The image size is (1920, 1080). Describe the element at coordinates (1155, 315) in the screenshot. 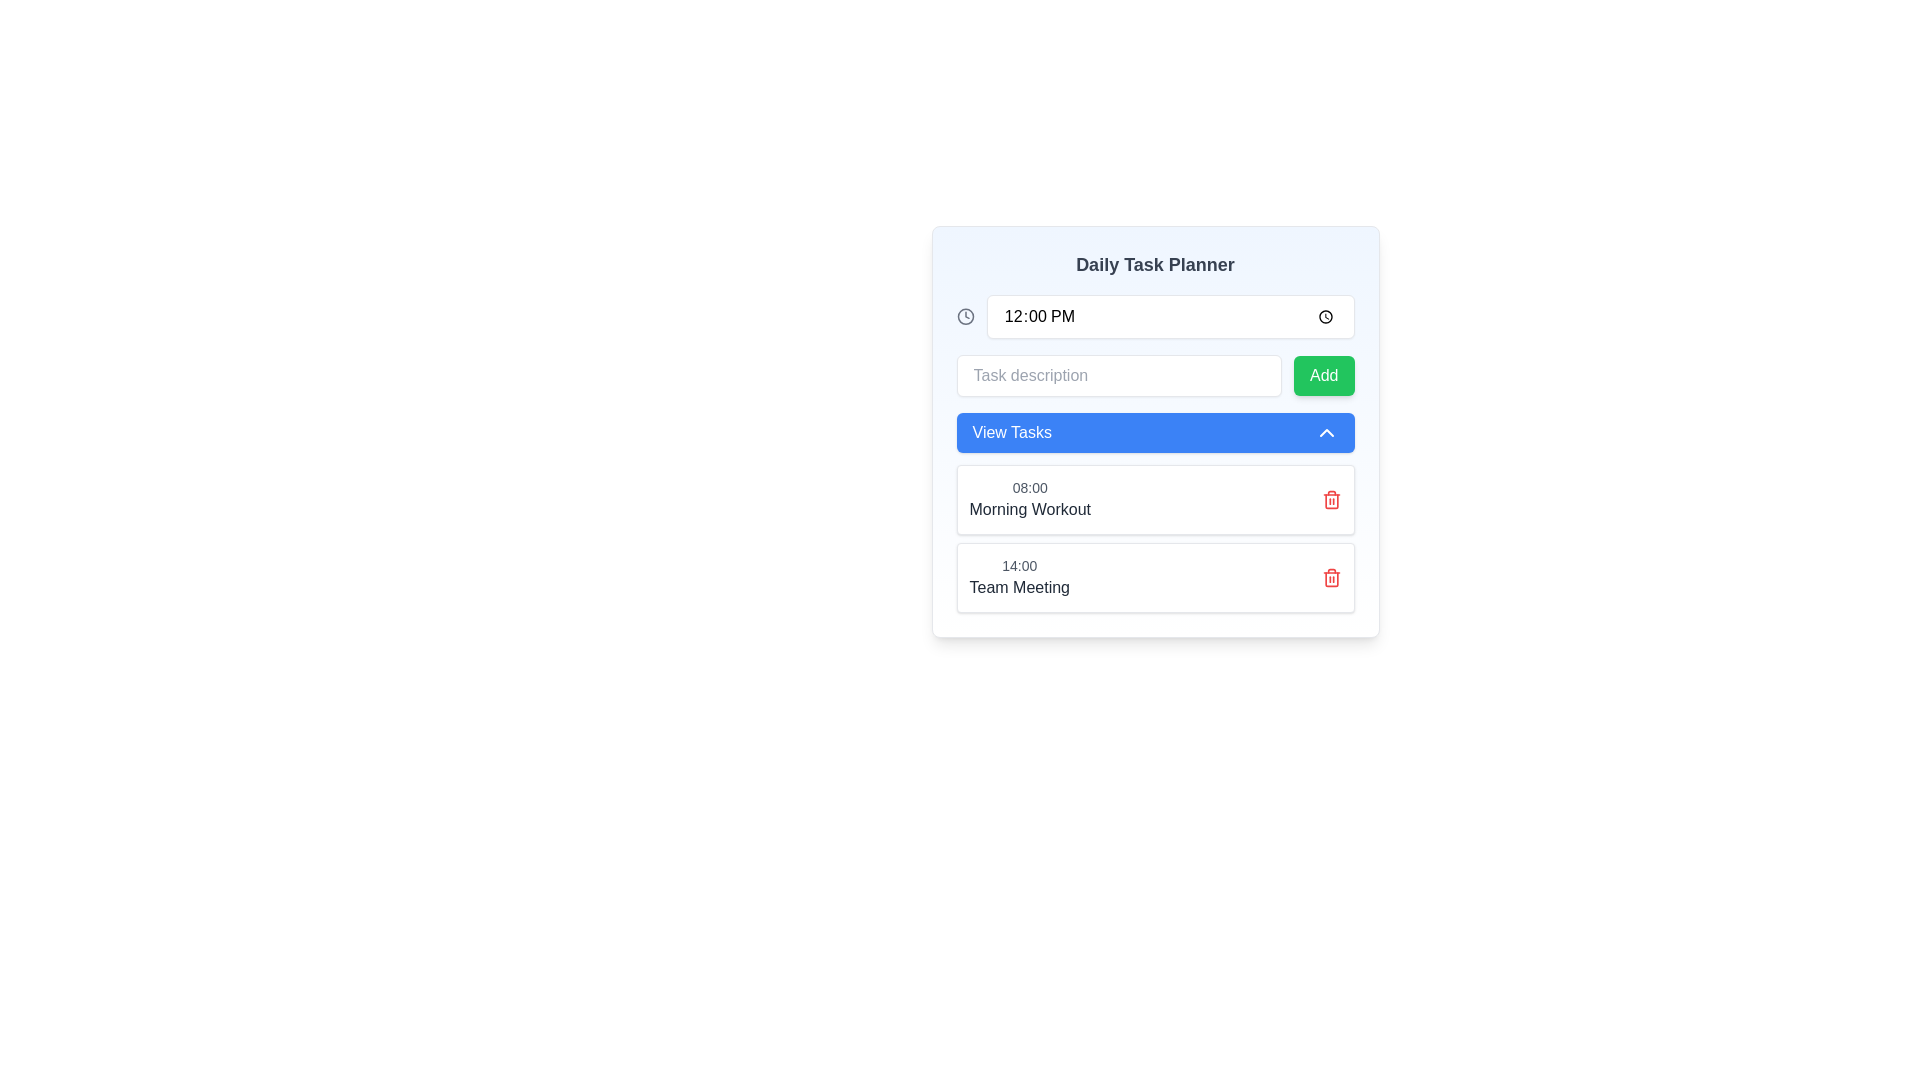

I see `the time entry field of the Time input component for editing` at that location.